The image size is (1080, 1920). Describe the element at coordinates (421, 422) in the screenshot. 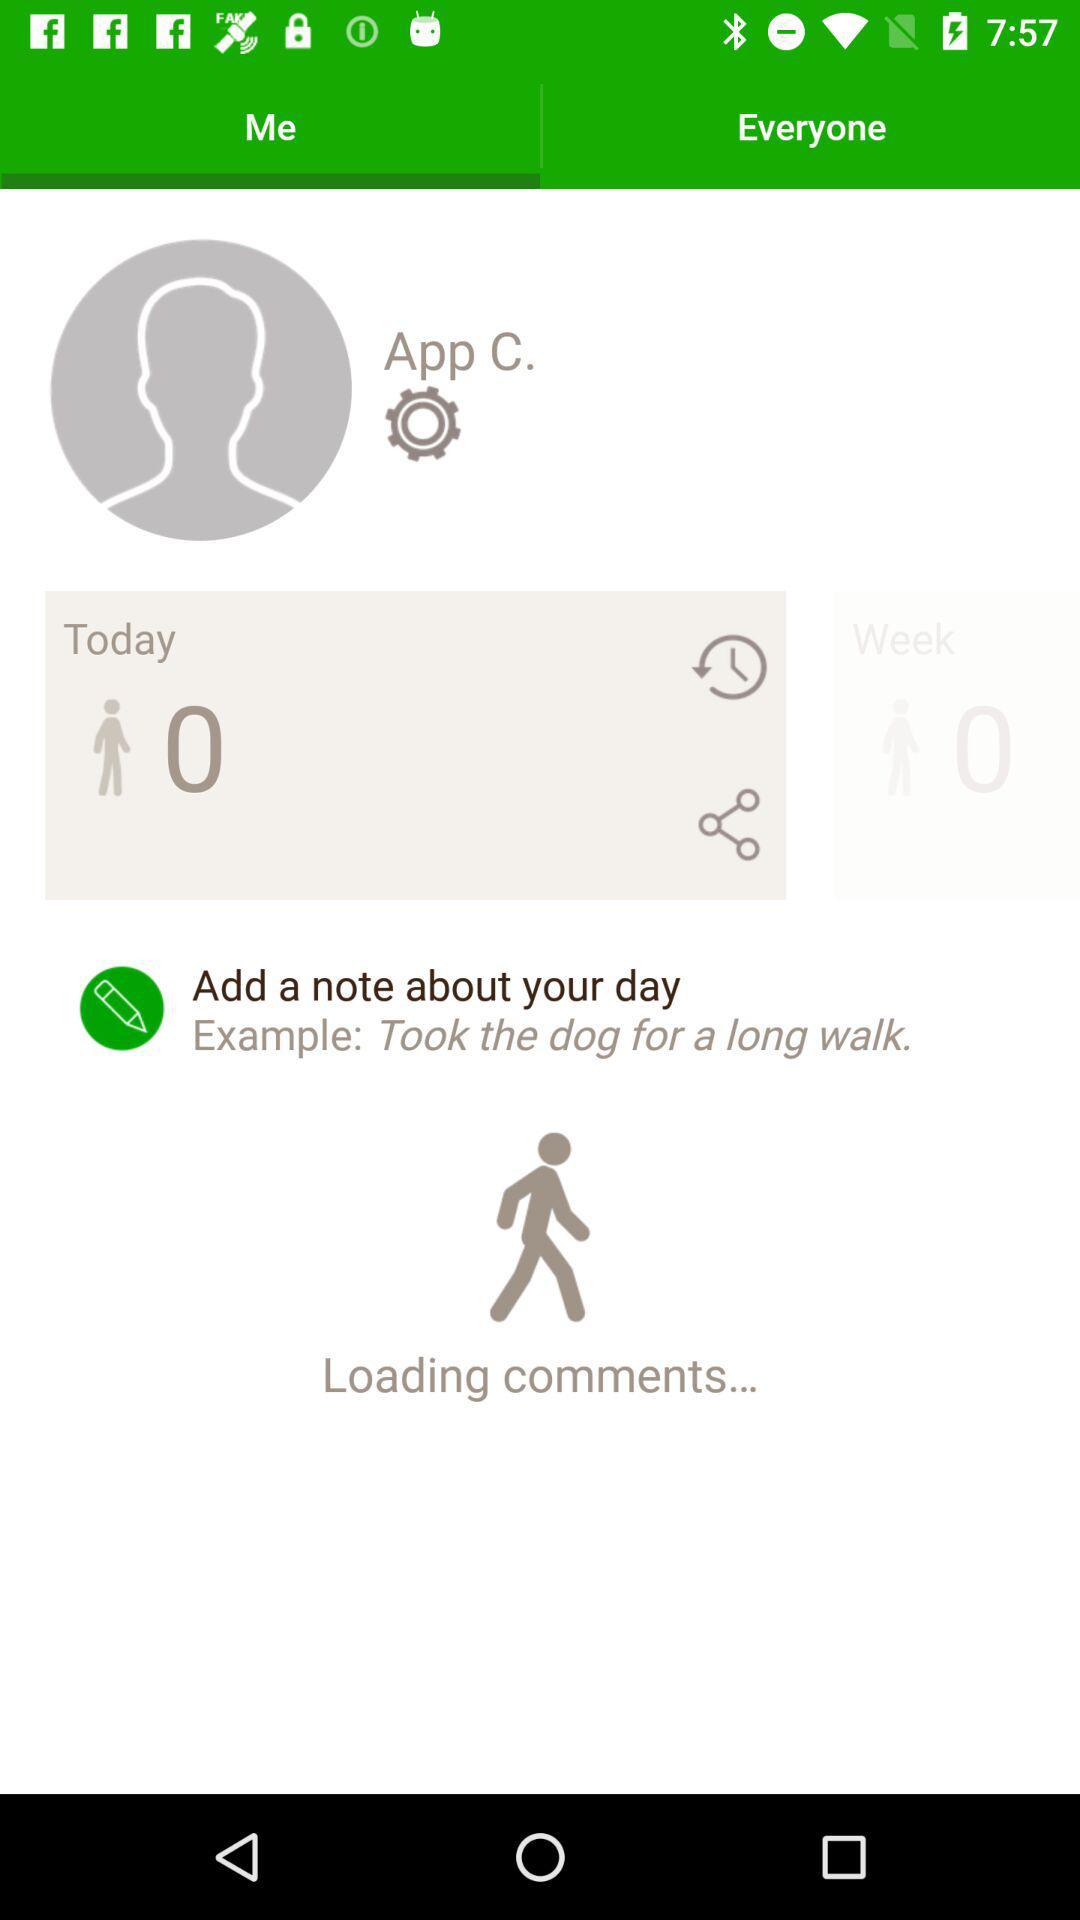

I see `icon above the add a note` at that location.